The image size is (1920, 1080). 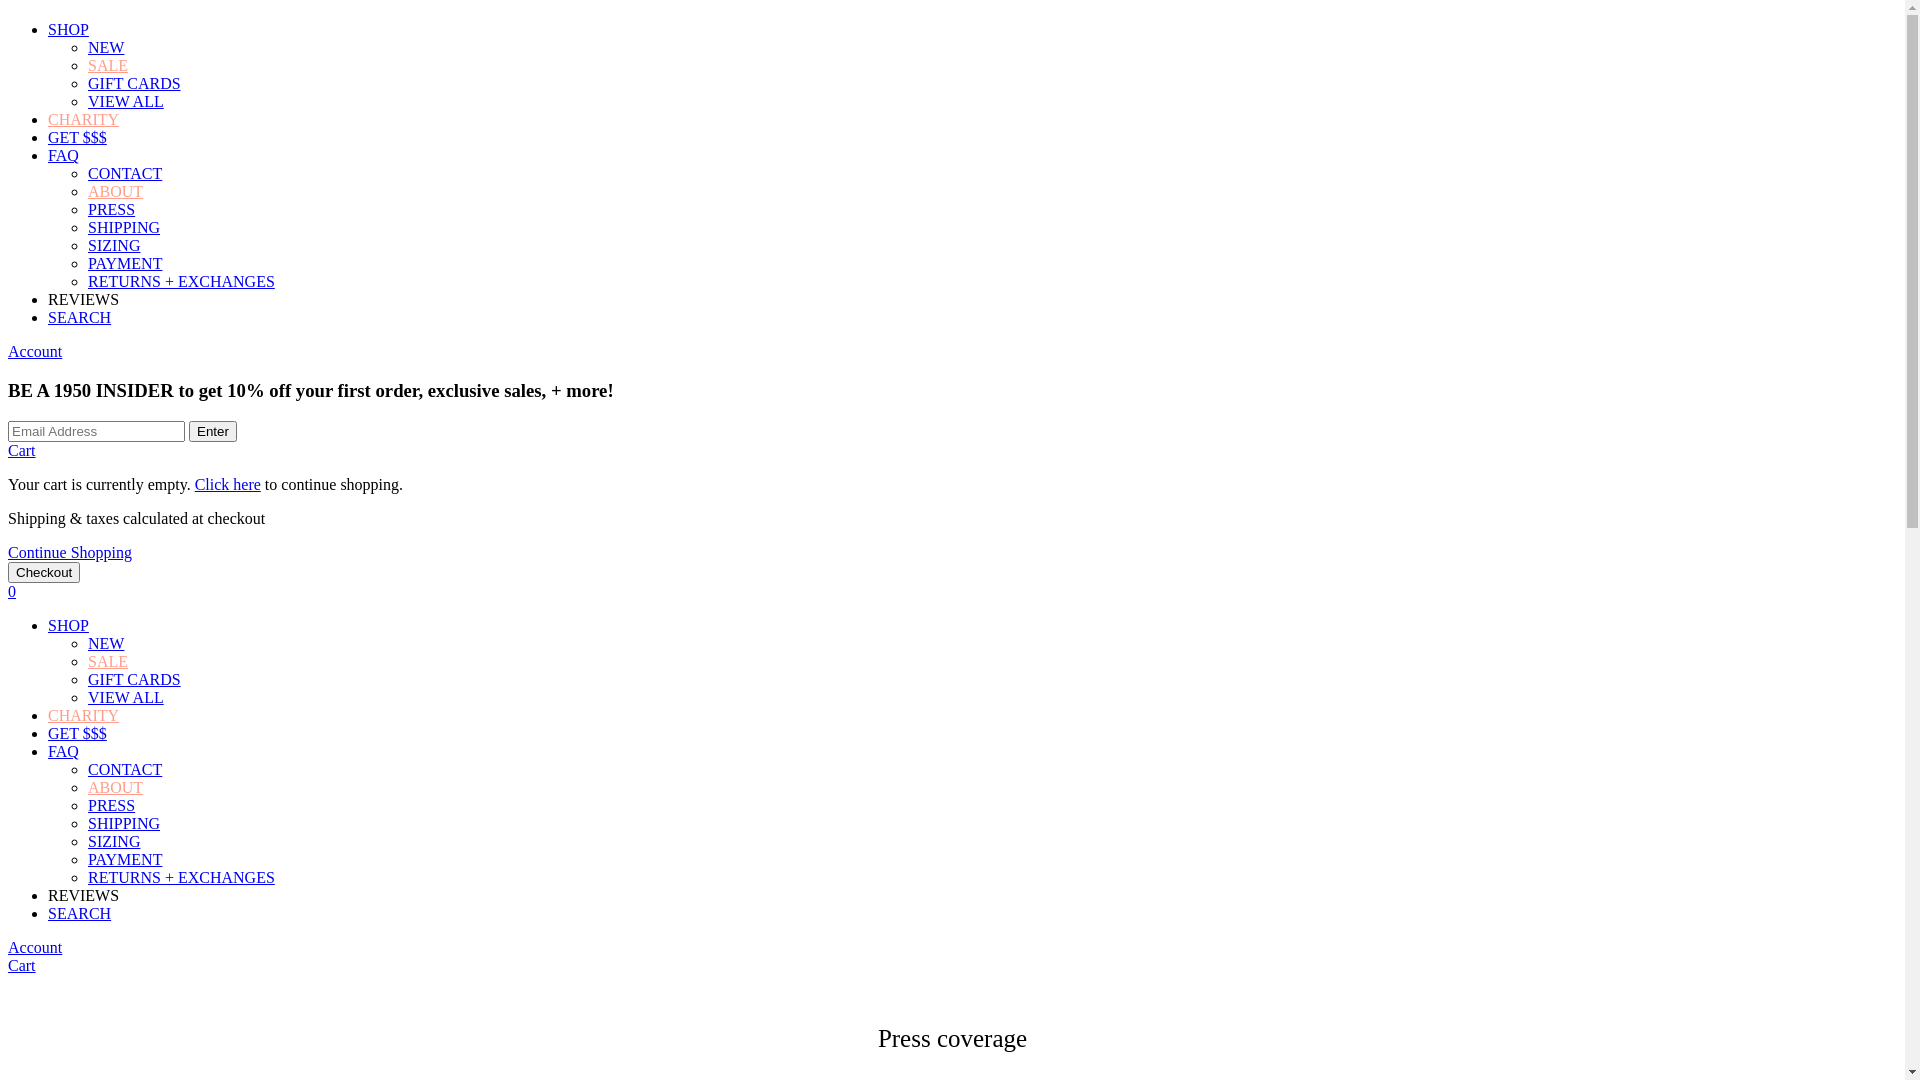 What do you see at coordinates (110, 209) in the screenshot?
I see `'PRESS'` at bounding box center [110, 209].